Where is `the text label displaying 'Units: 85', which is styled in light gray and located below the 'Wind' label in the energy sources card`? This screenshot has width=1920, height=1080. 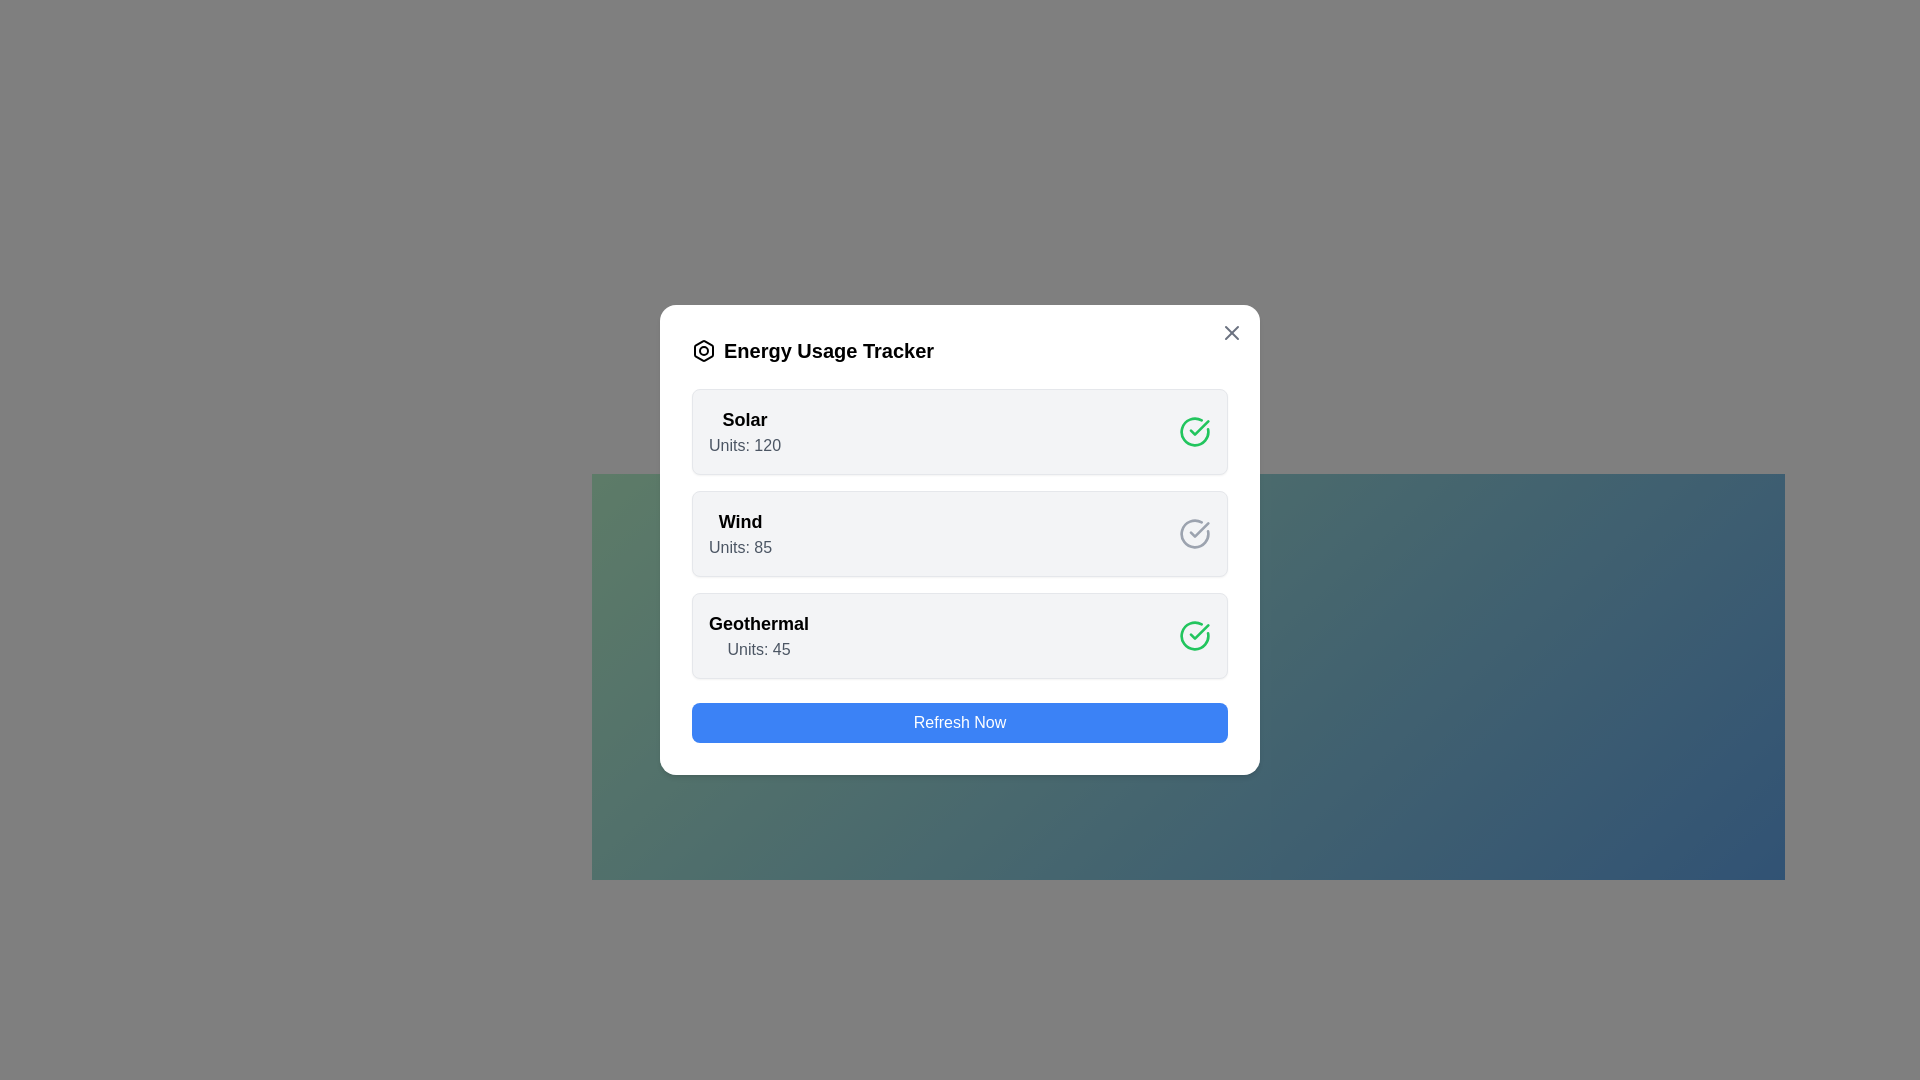
the text label displaying 'Units: 85', which is styled in light gray and located below the 'Wind' label in the energy sources card is located at coordinates (739, 547).